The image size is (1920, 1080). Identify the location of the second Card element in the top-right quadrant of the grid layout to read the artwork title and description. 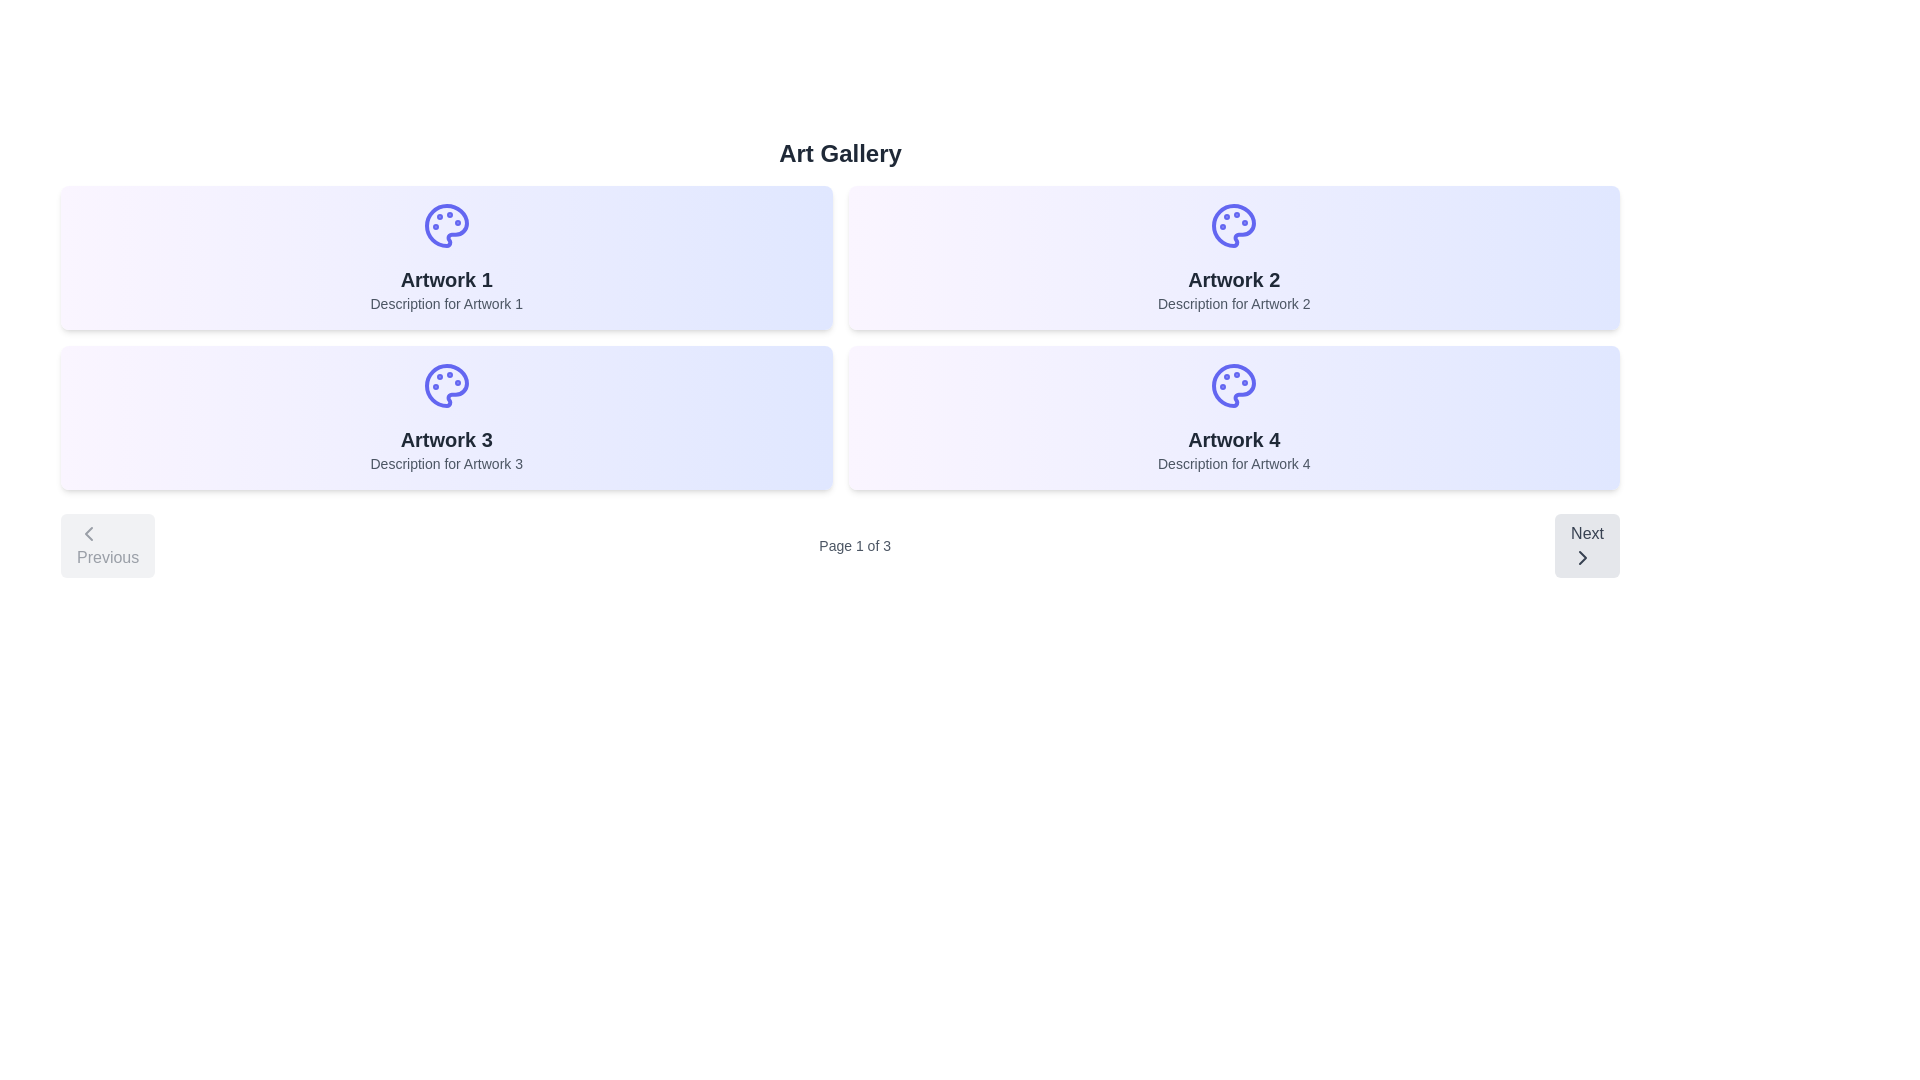
(1232, 257).